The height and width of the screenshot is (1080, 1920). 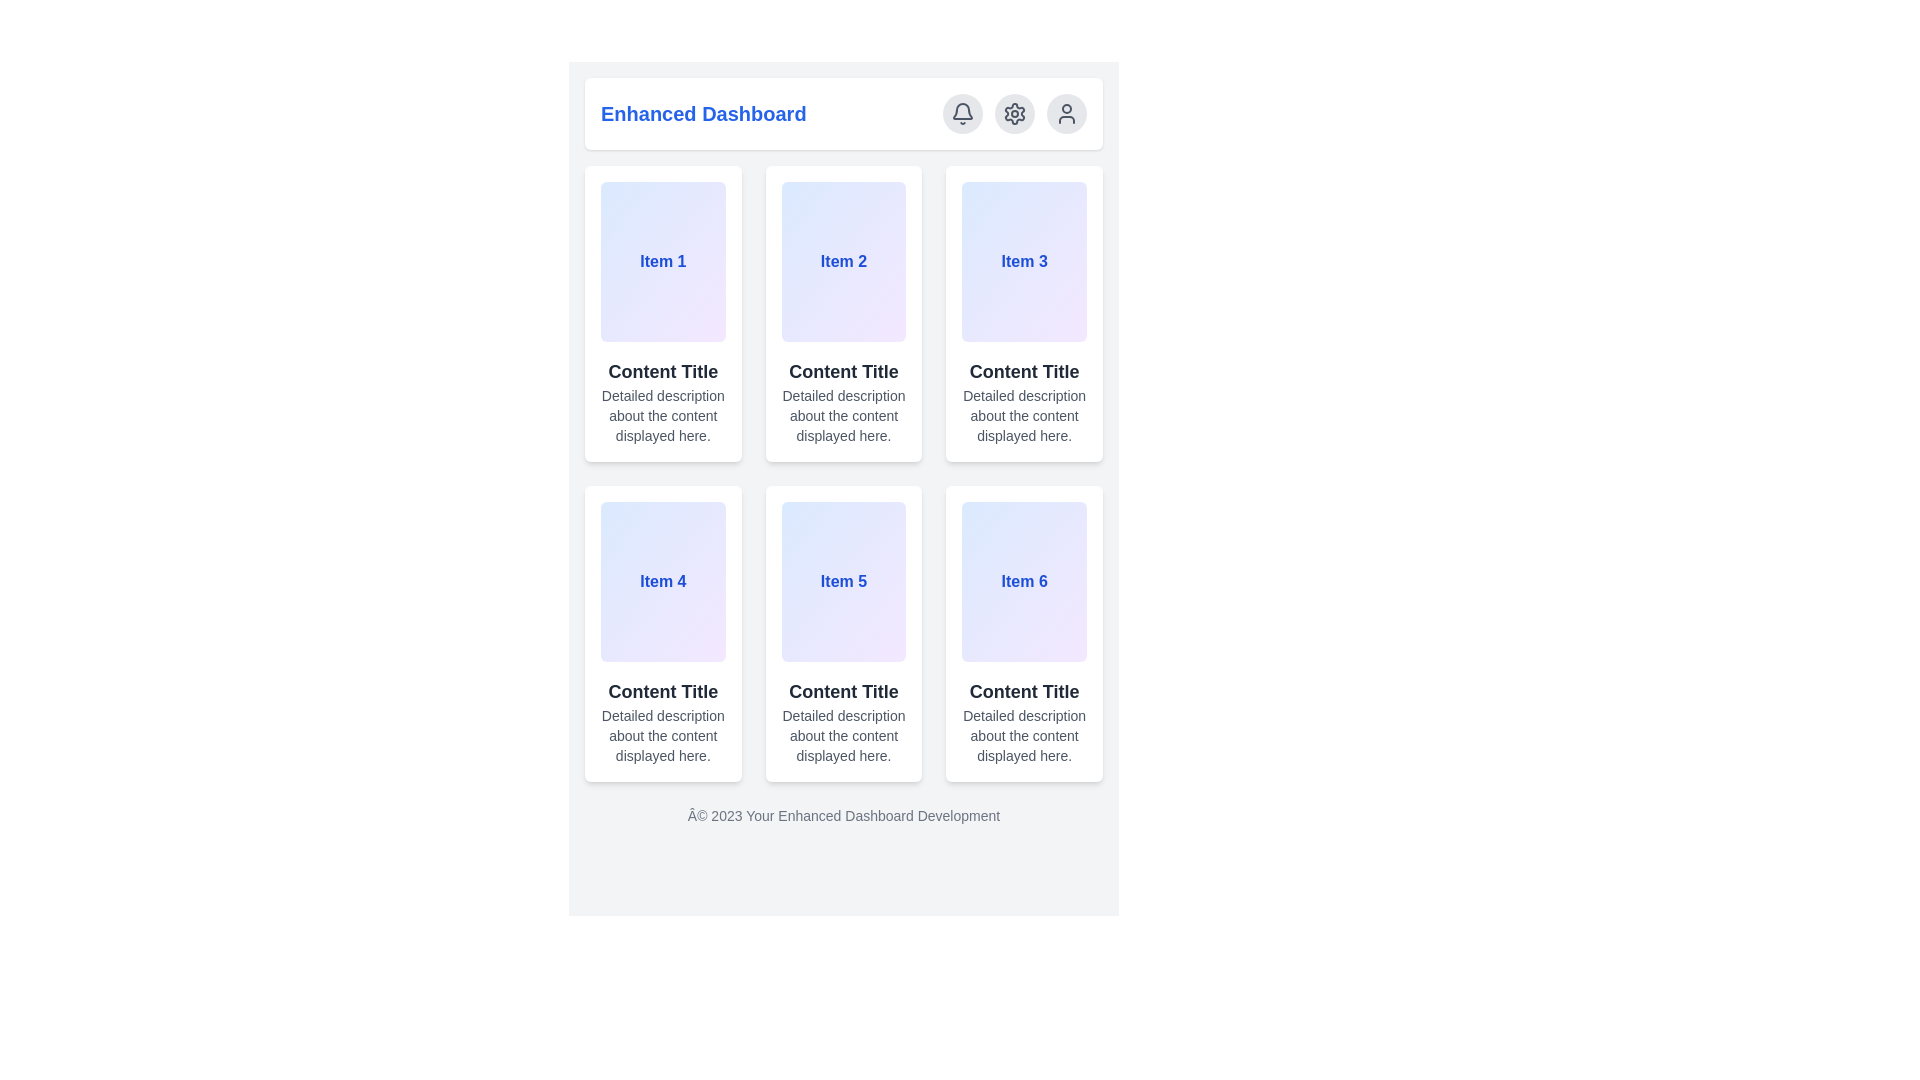 What do you see at coordinates (844, 736) in the screenshot?
I see `the text block that displays 'Detailed description about the content displayed here.' located beneath the header 'Content Title' in the card labeled 'Item 5'` at bounding box center [844, 736].